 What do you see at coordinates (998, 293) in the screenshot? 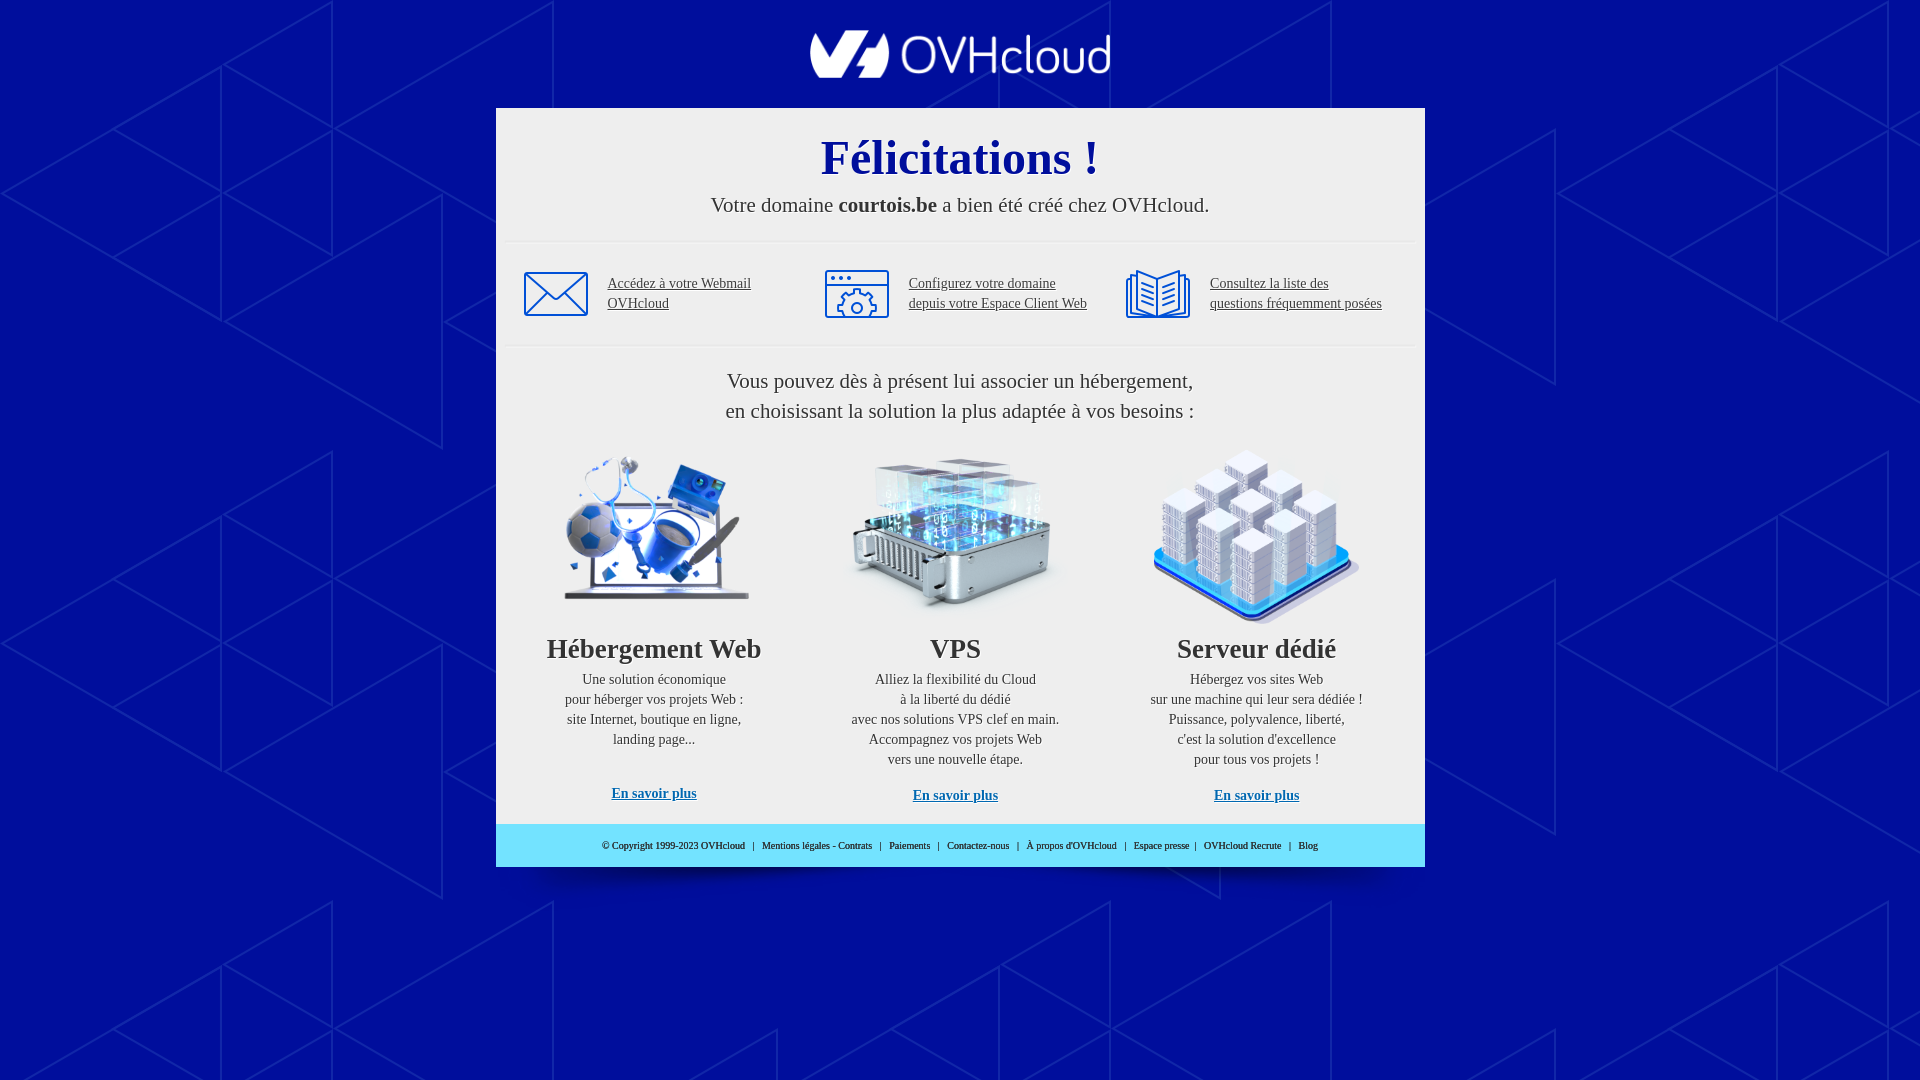
I see `'Configurez votre domaine` at bounding box center [998, 293].